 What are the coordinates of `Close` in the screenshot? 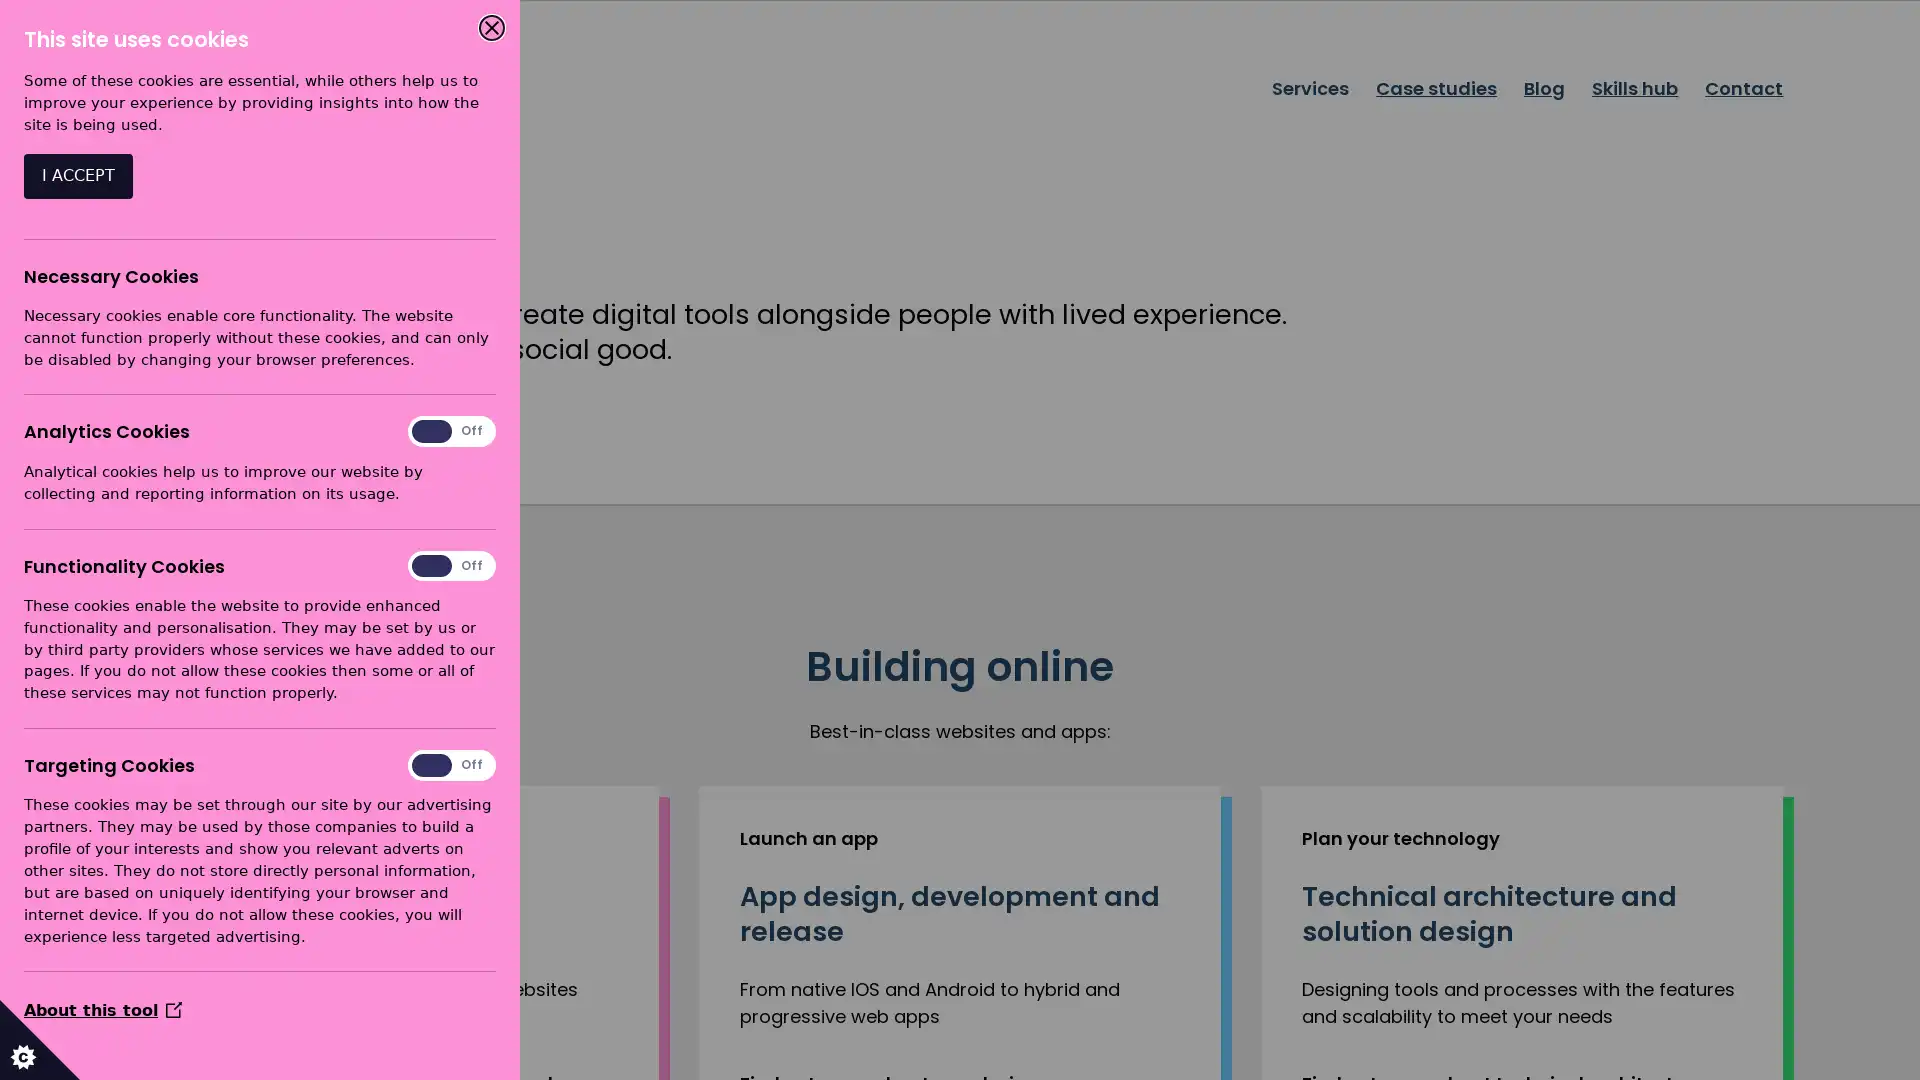 It's located at (491, 27).